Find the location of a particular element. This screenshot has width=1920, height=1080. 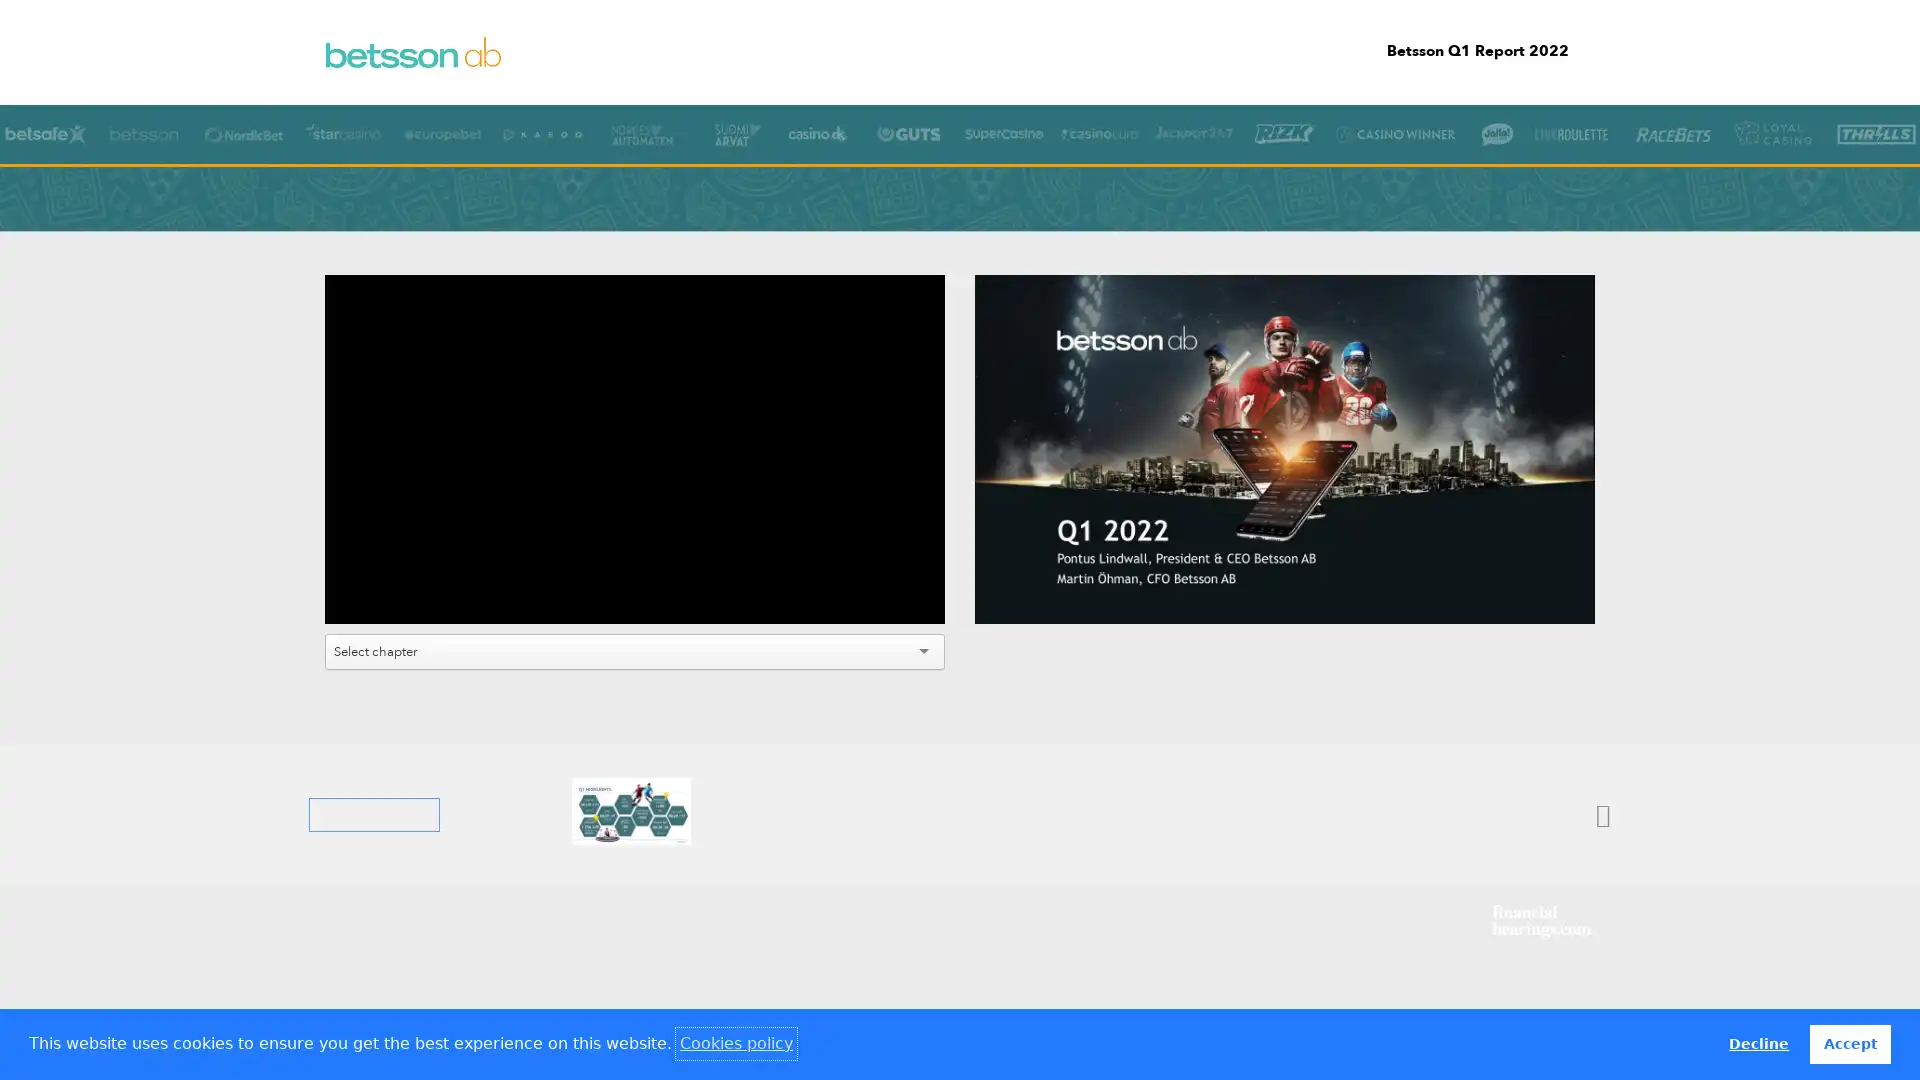

Fullscreen is located at coordinates (912, 592).